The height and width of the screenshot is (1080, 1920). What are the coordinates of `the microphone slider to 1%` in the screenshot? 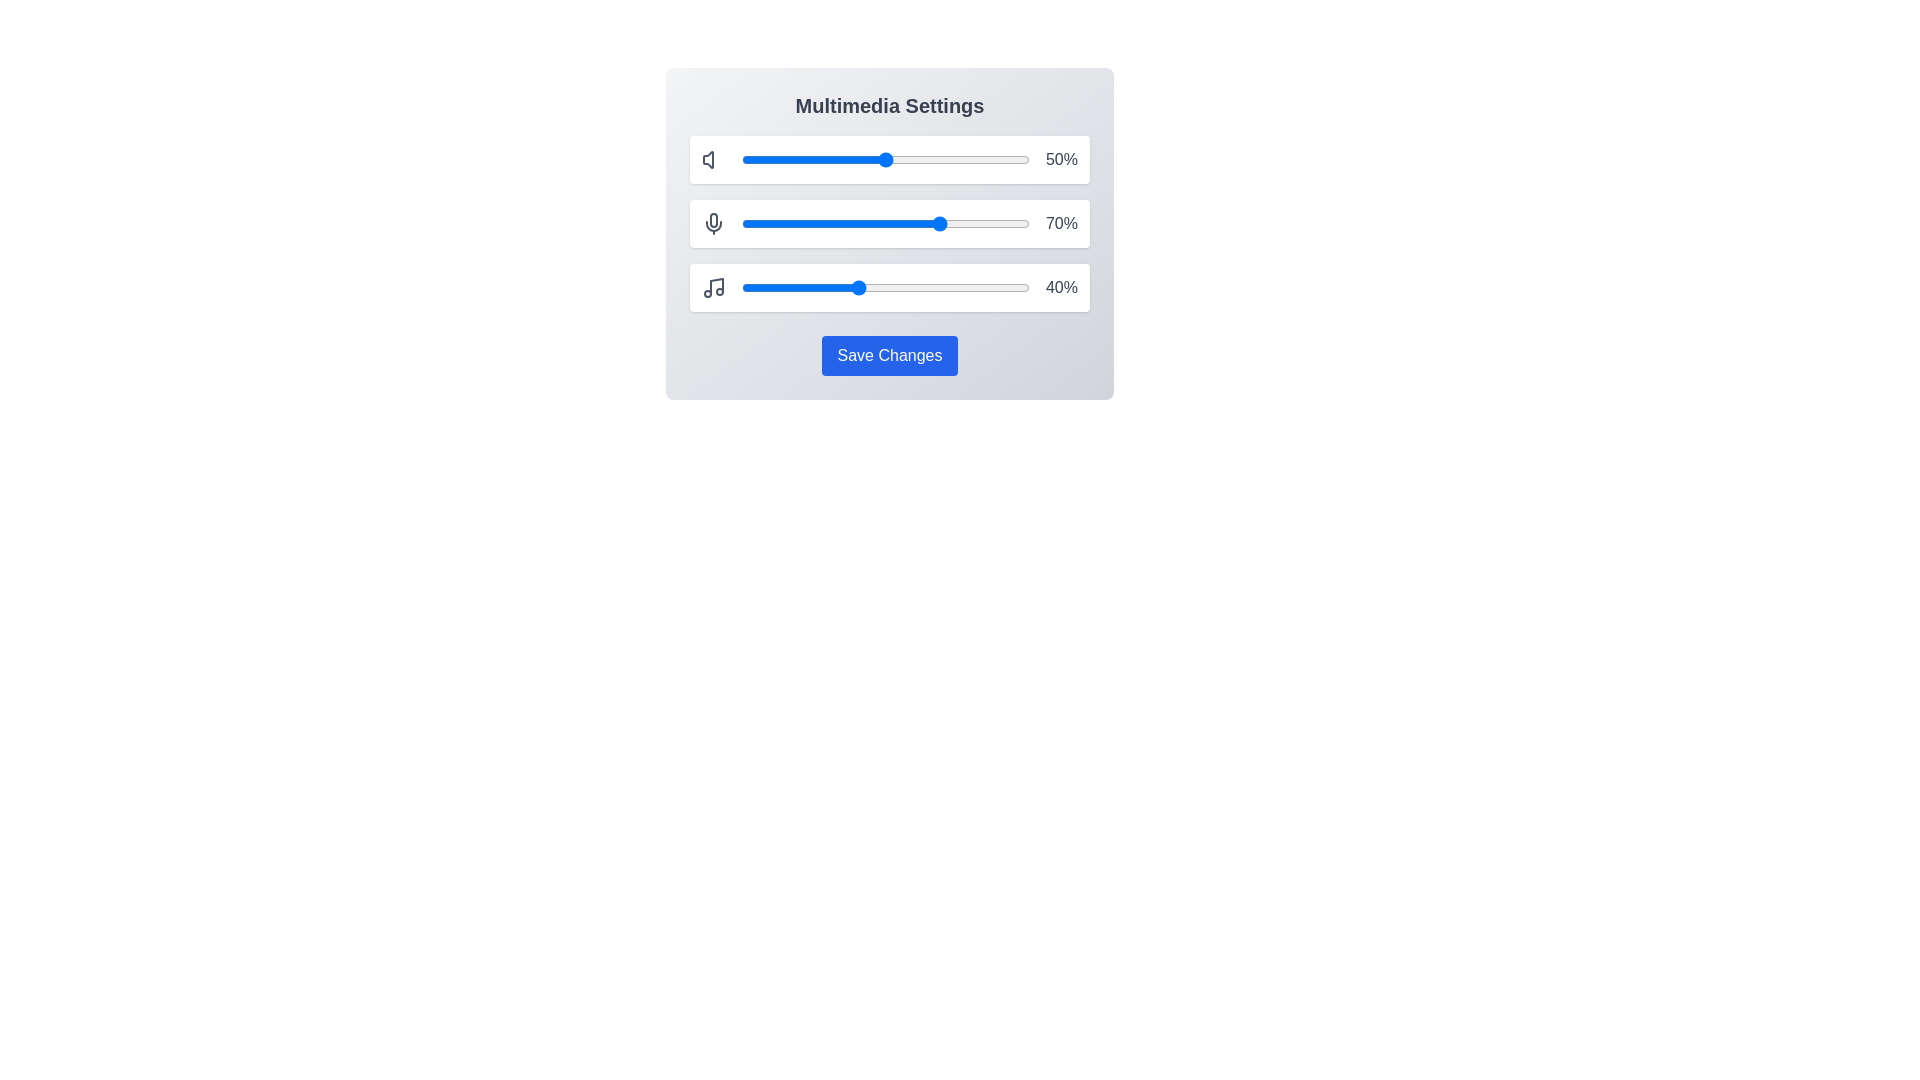 It's located at (743, 223).